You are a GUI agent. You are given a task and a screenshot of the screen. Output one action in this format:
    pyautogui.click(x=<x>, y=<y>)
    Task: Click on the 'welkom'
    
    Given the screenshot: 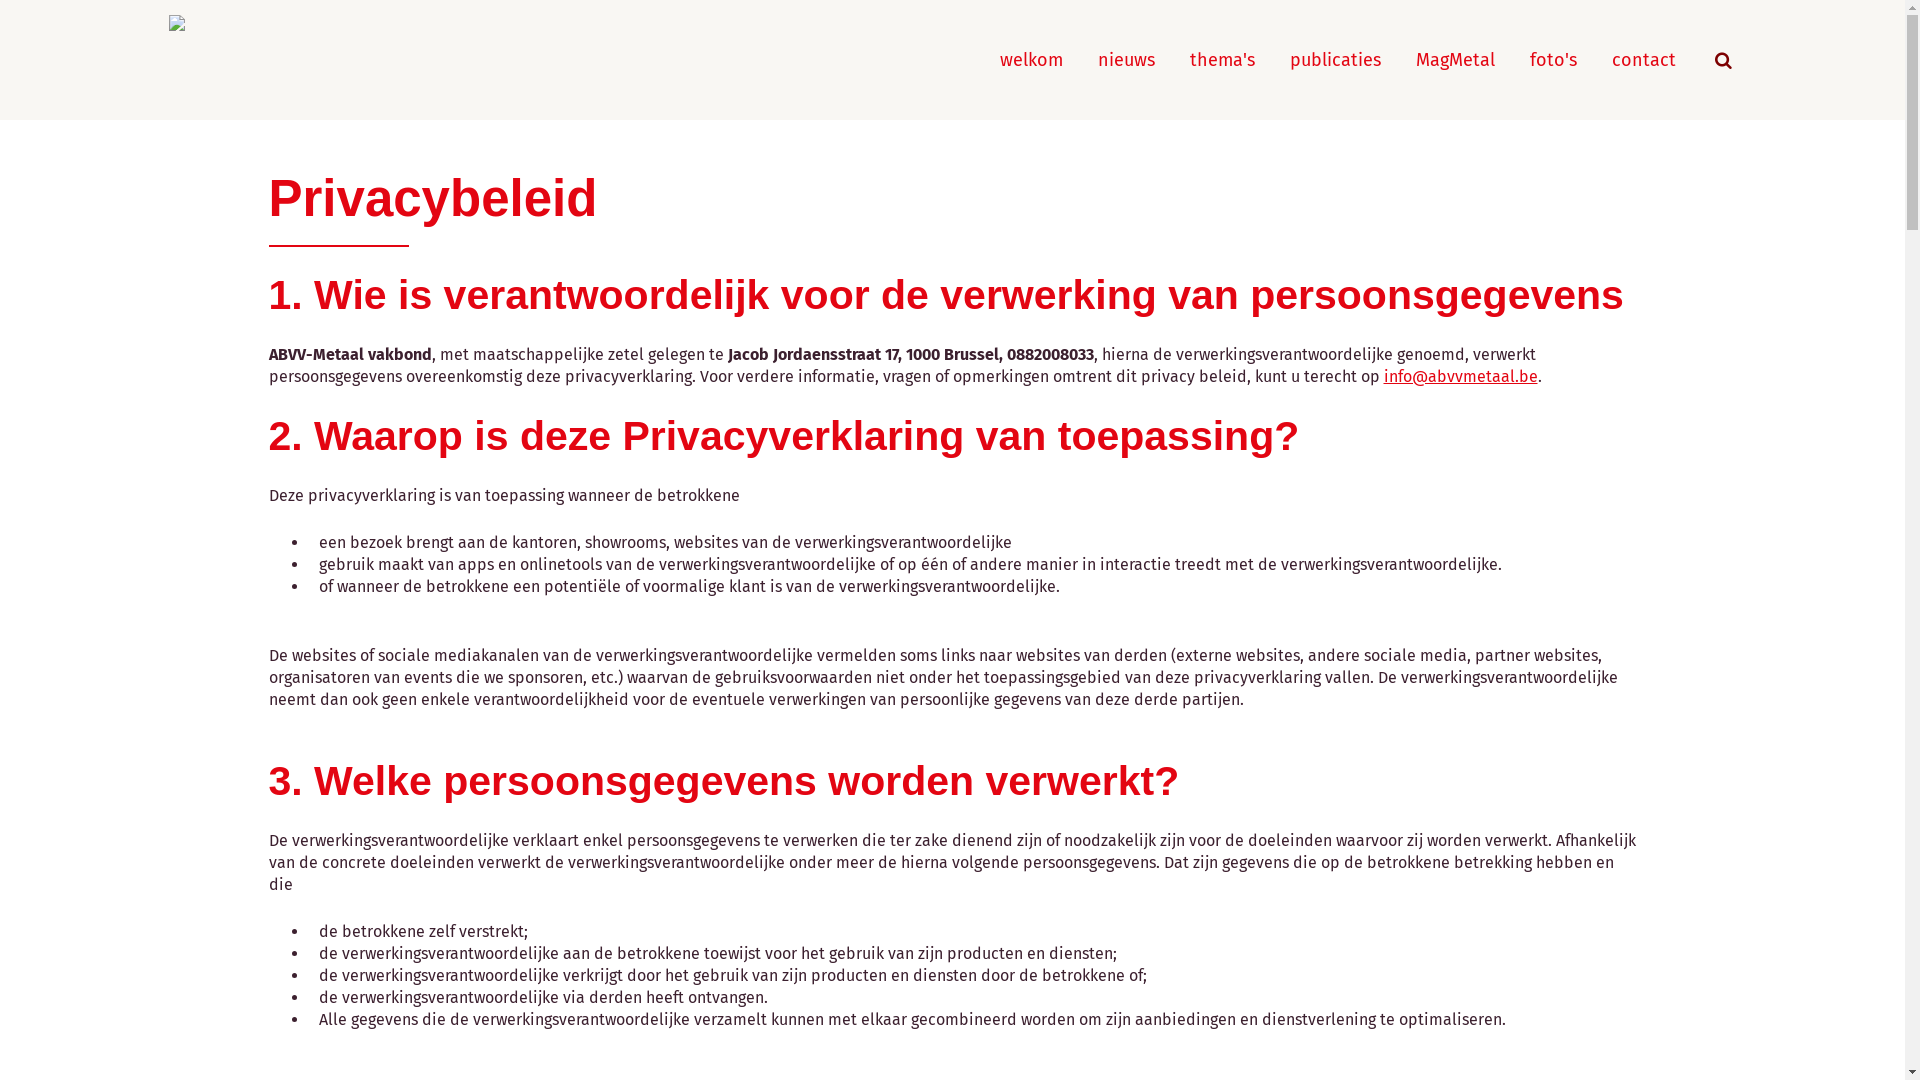 What is the action you would take?
    pyautogui.click(x=1031, y=59)
    